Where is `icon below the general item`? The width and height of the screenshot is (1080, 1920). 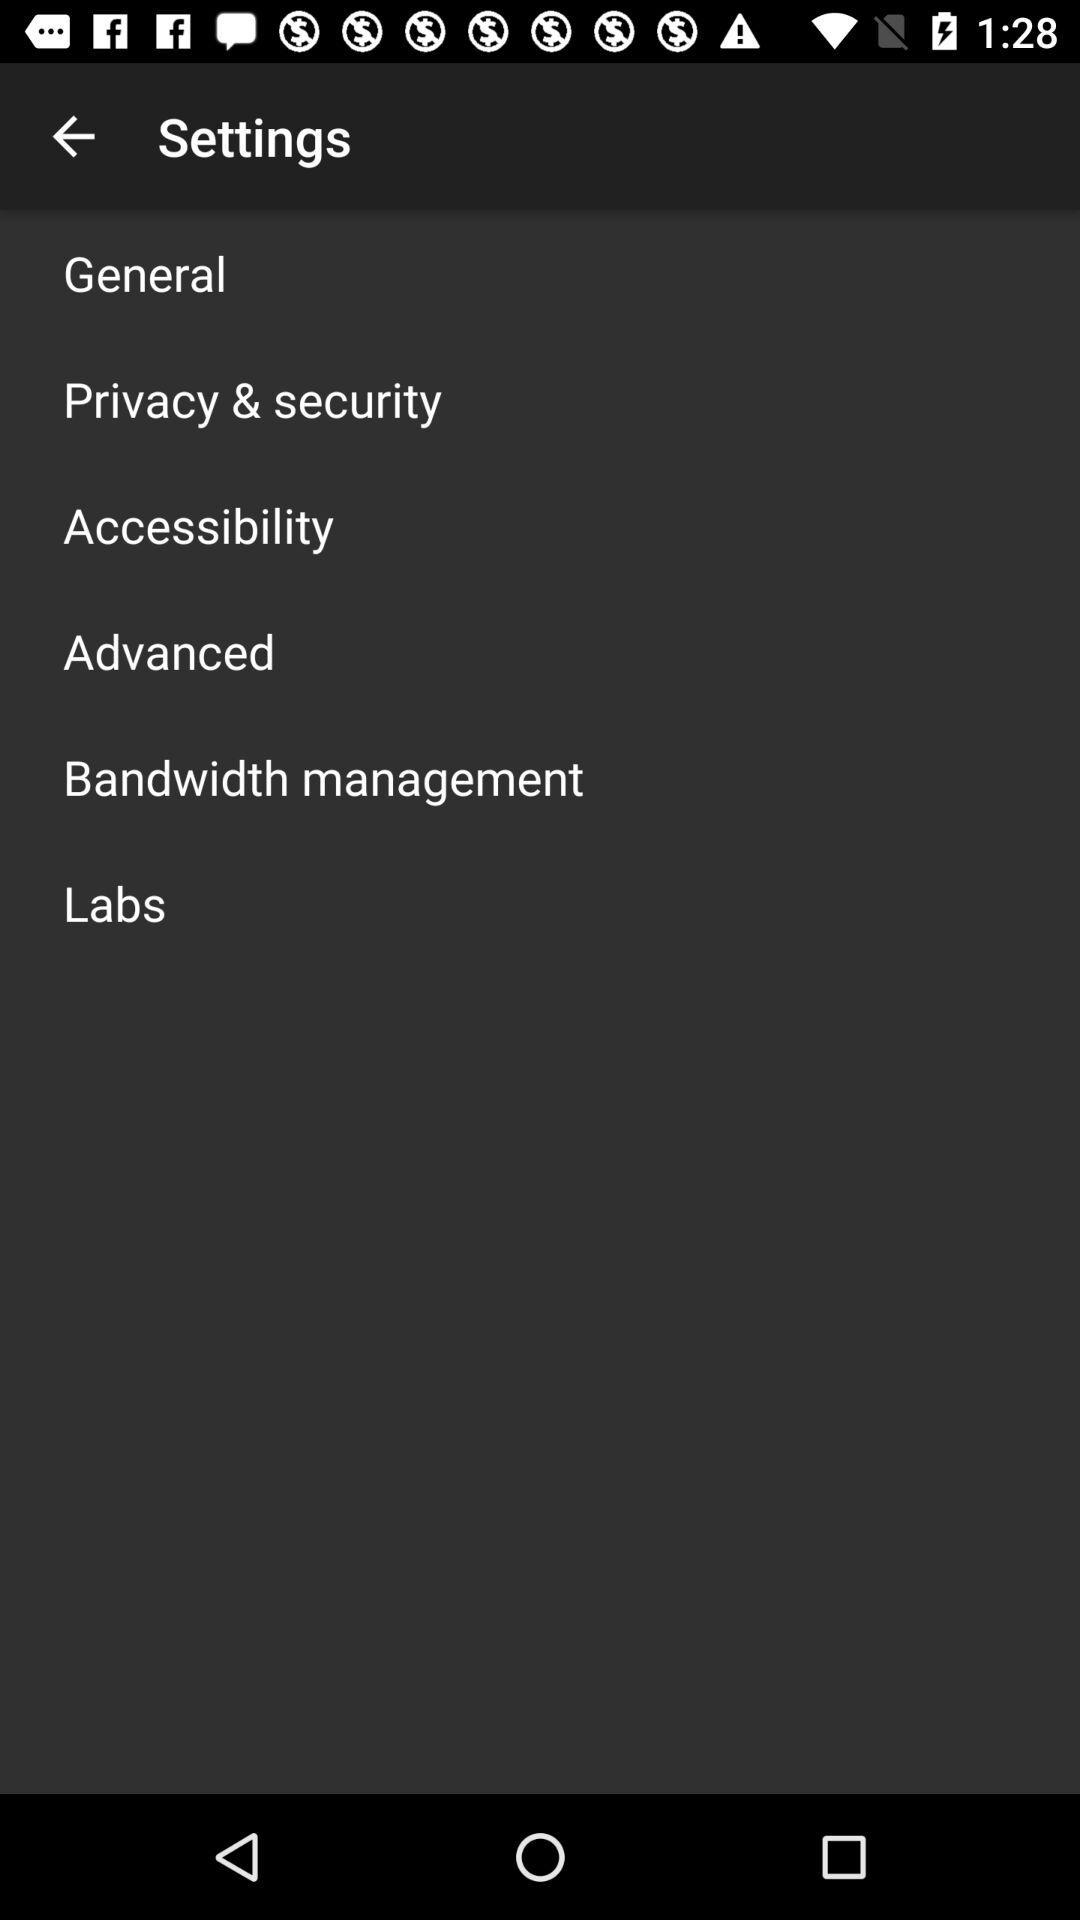
icon below the general item is located at coordinates (251, 398).